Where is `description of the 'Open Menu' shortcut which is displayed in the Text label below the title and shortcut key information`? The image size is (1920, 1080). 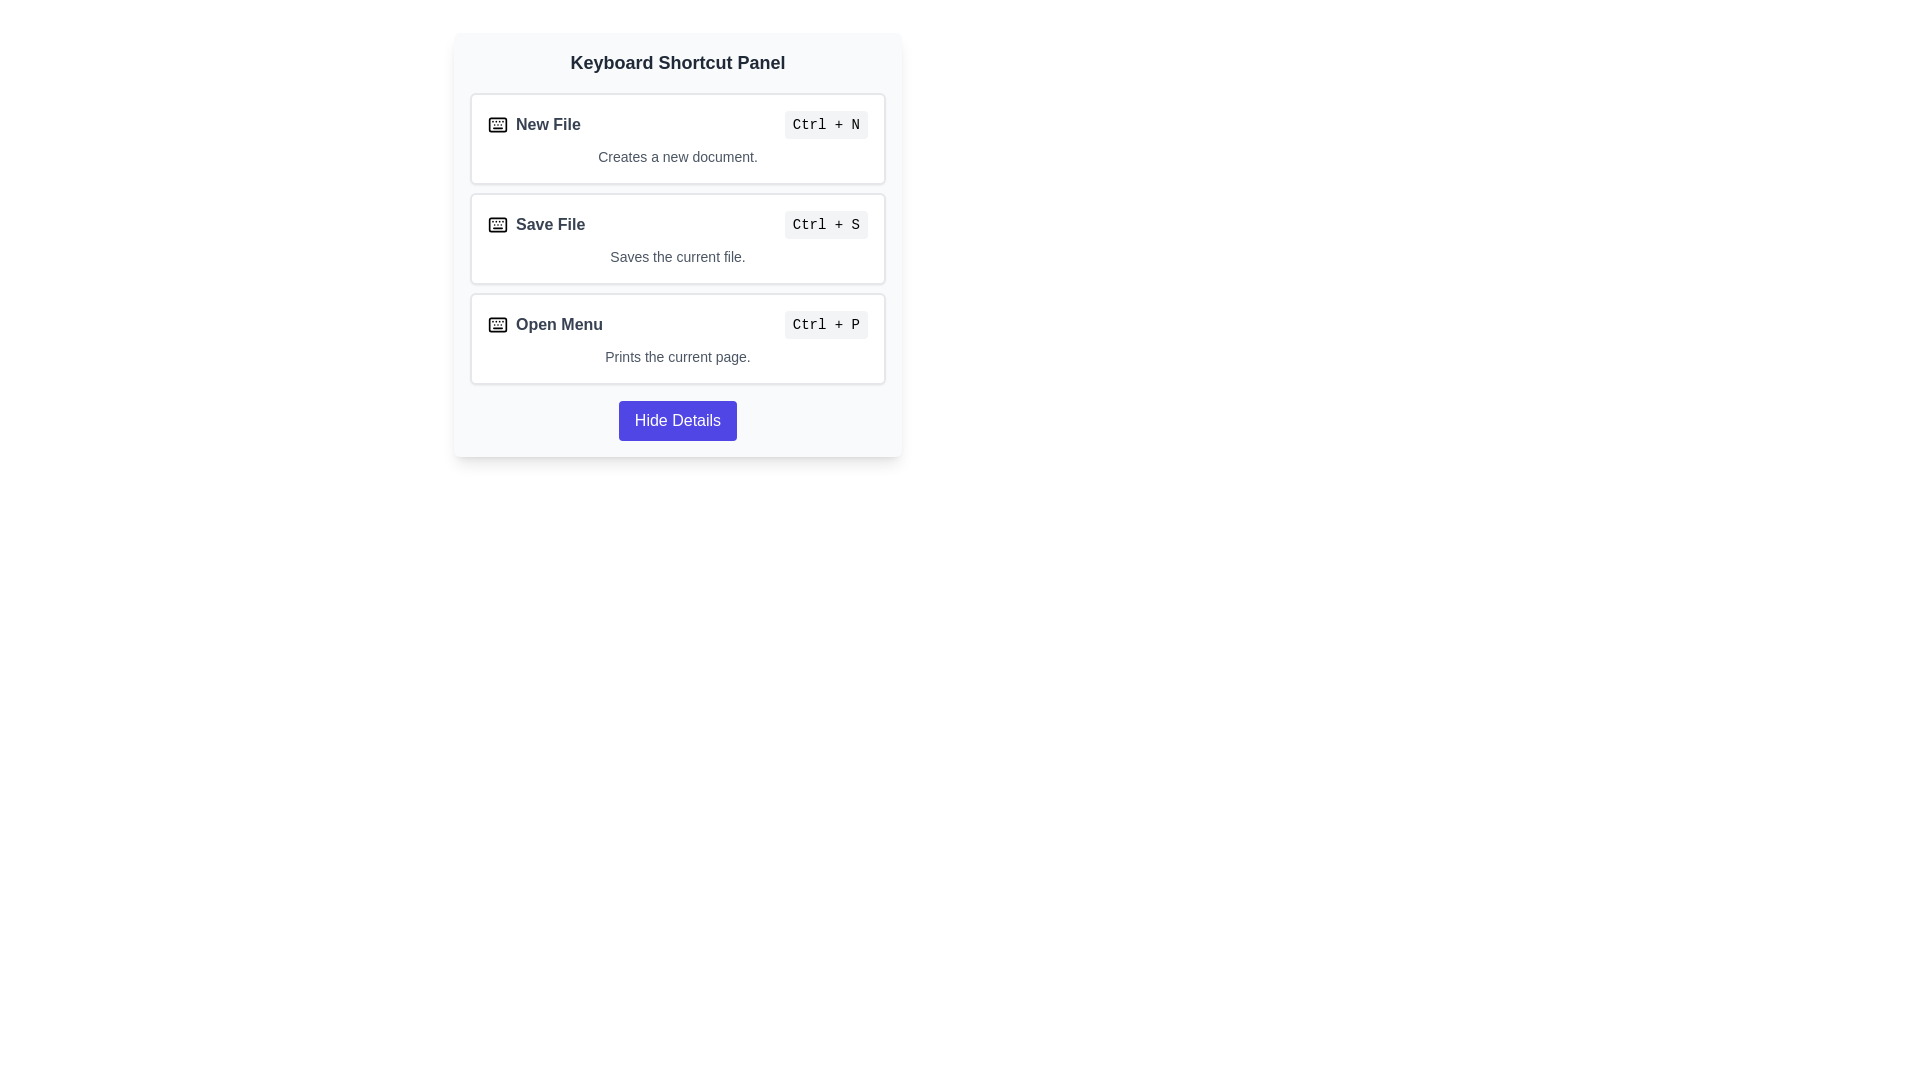
description of the 'Open Menu' shortcut which is displayed in the Text label below the title and shortcut key information is located at coordinates (677, 356).